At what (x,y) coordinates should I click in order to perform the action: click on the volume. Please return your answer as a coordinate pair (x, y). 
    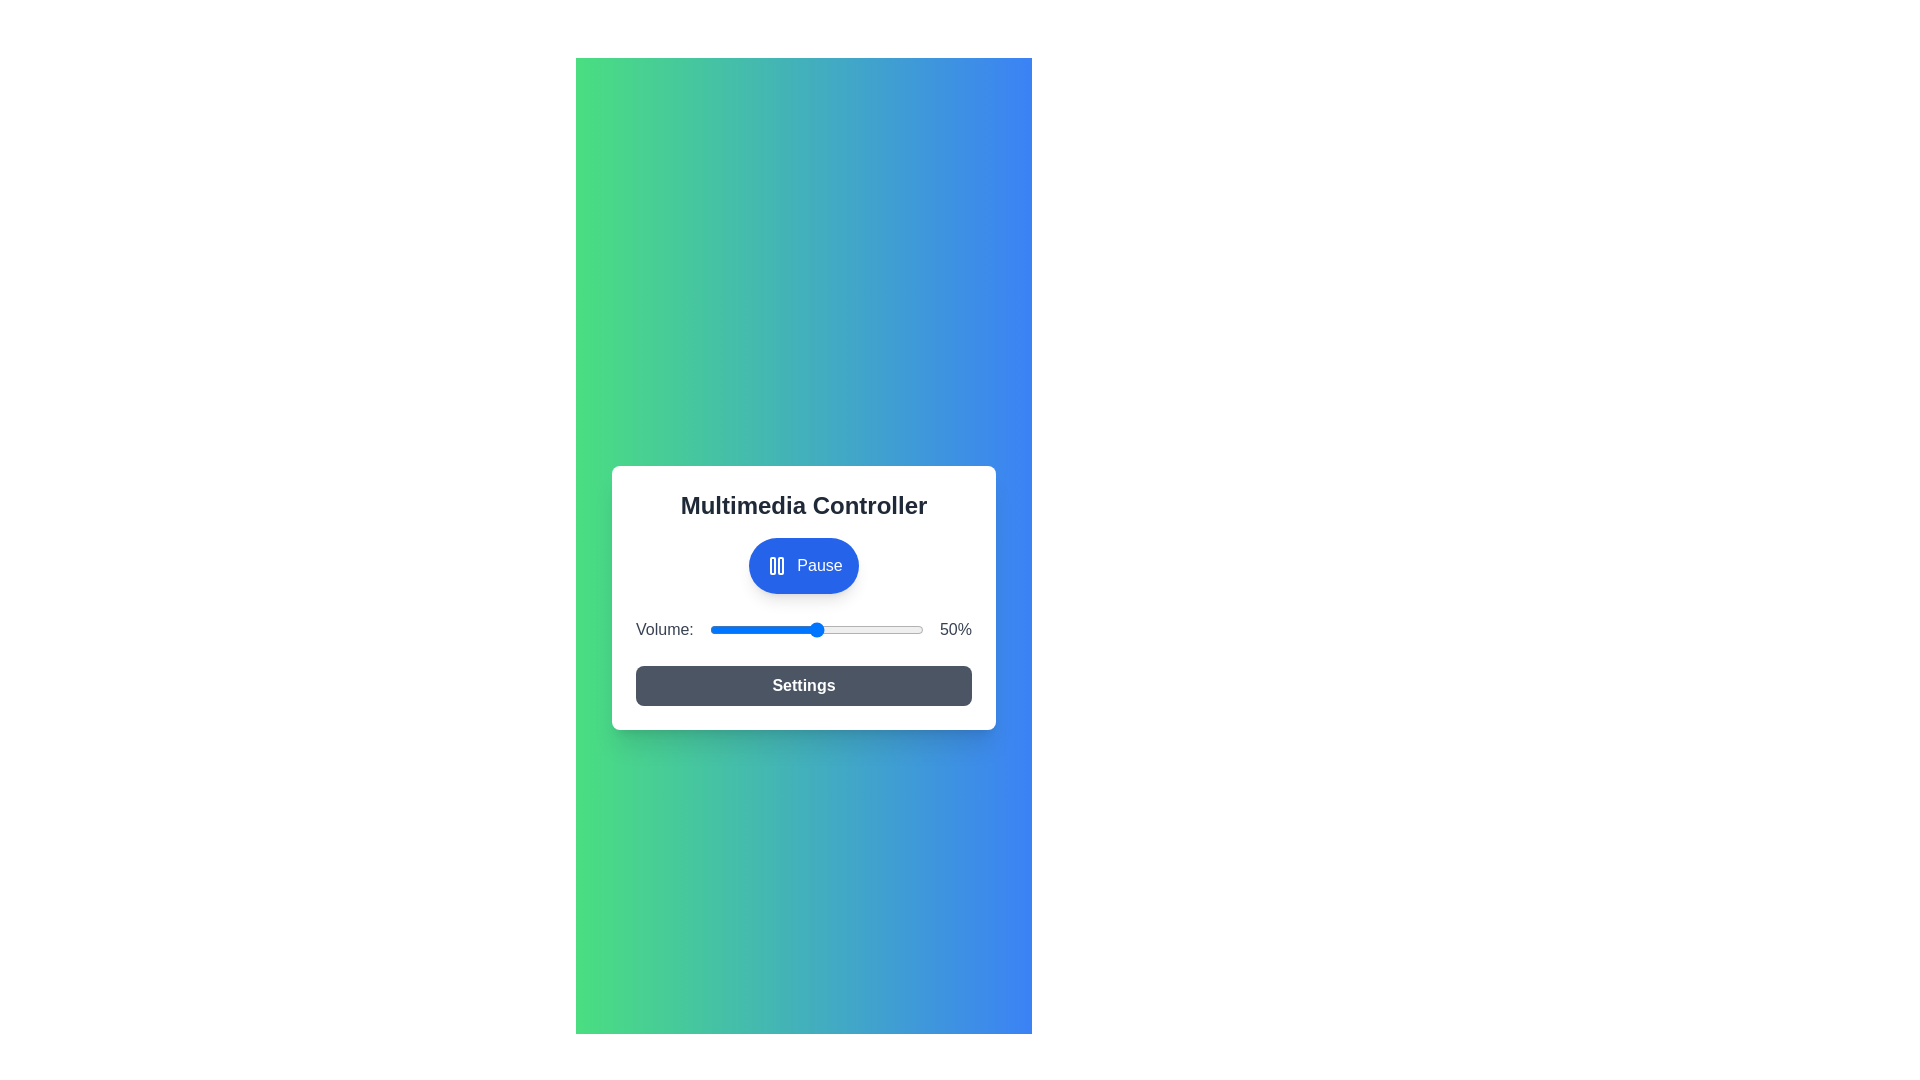
    Looking at the image, I should click on (743, 628).